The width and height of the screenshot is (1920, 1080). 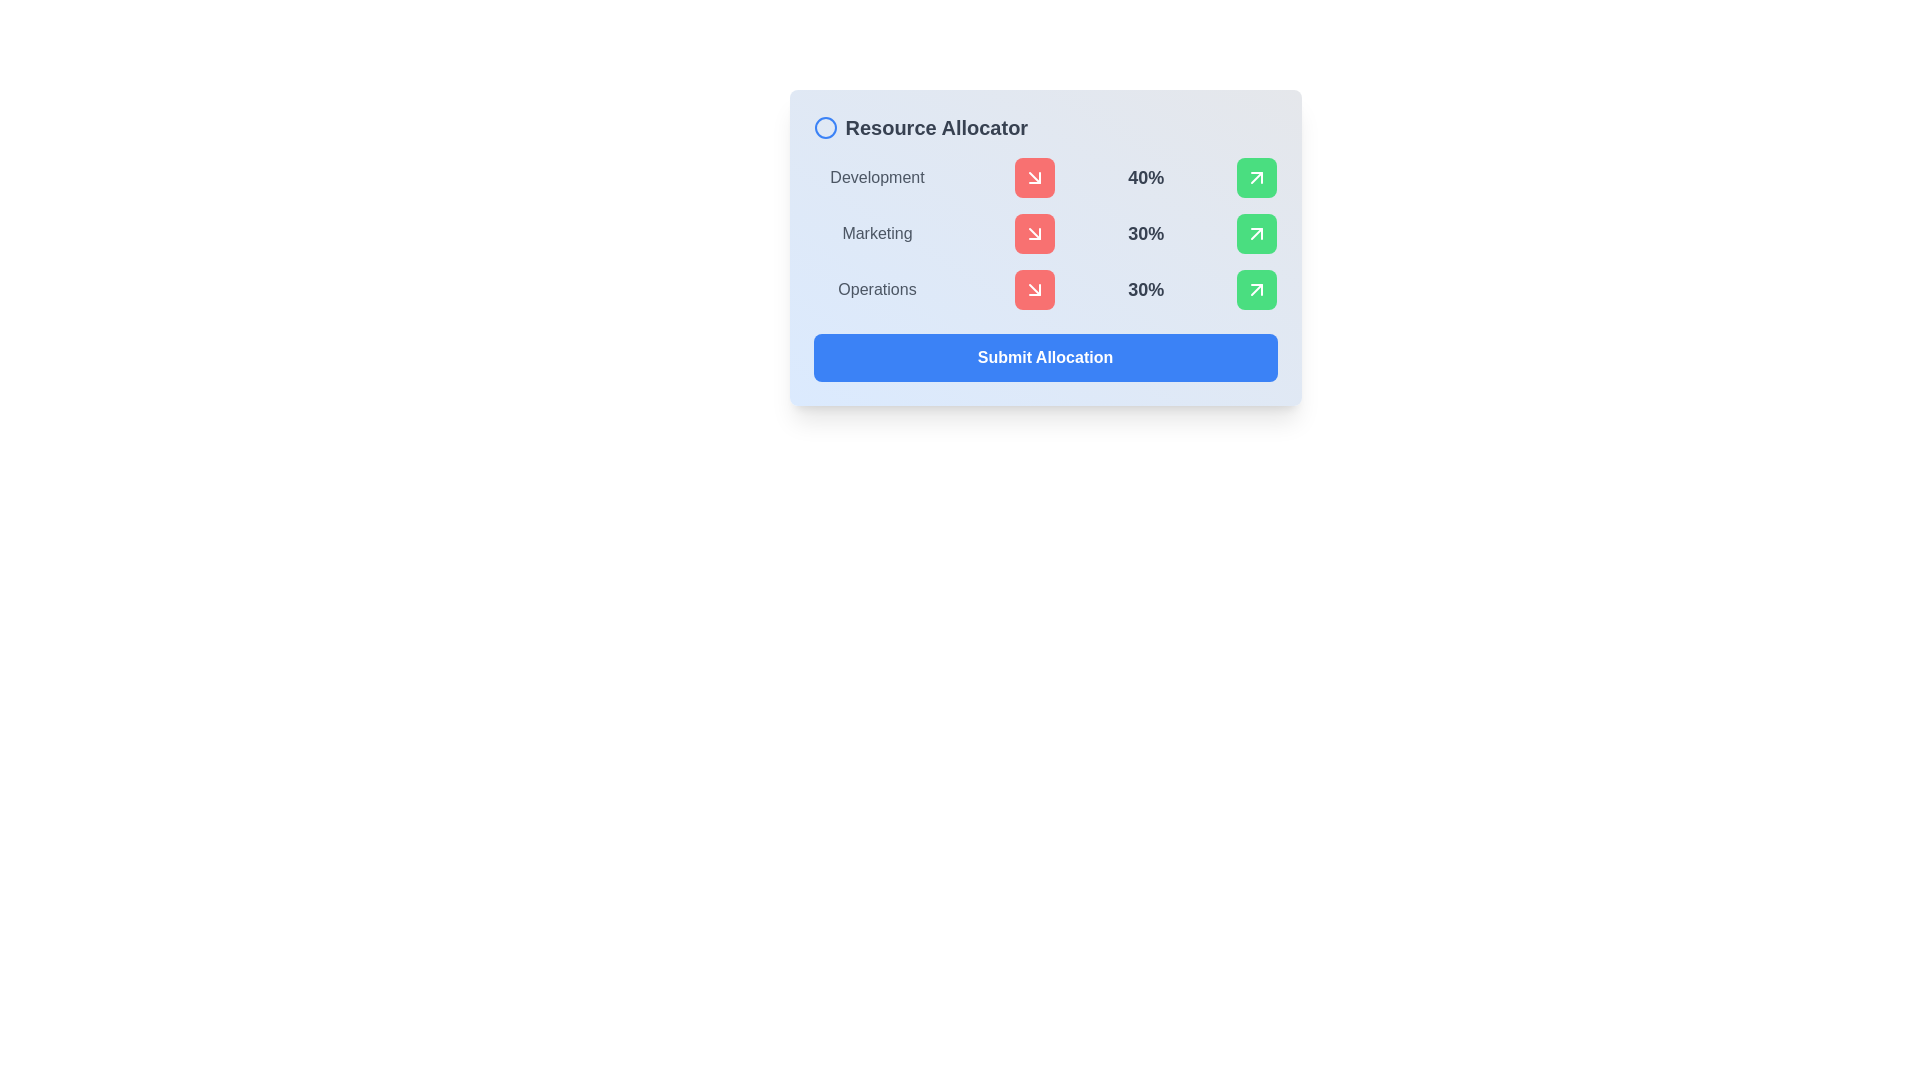 I want to click on the static text label indicating the percentage value associated with 'Marketing', which is located to the right of the 'Marketing' label and adjacent to arrow icons, so click(x=1146, y=233).